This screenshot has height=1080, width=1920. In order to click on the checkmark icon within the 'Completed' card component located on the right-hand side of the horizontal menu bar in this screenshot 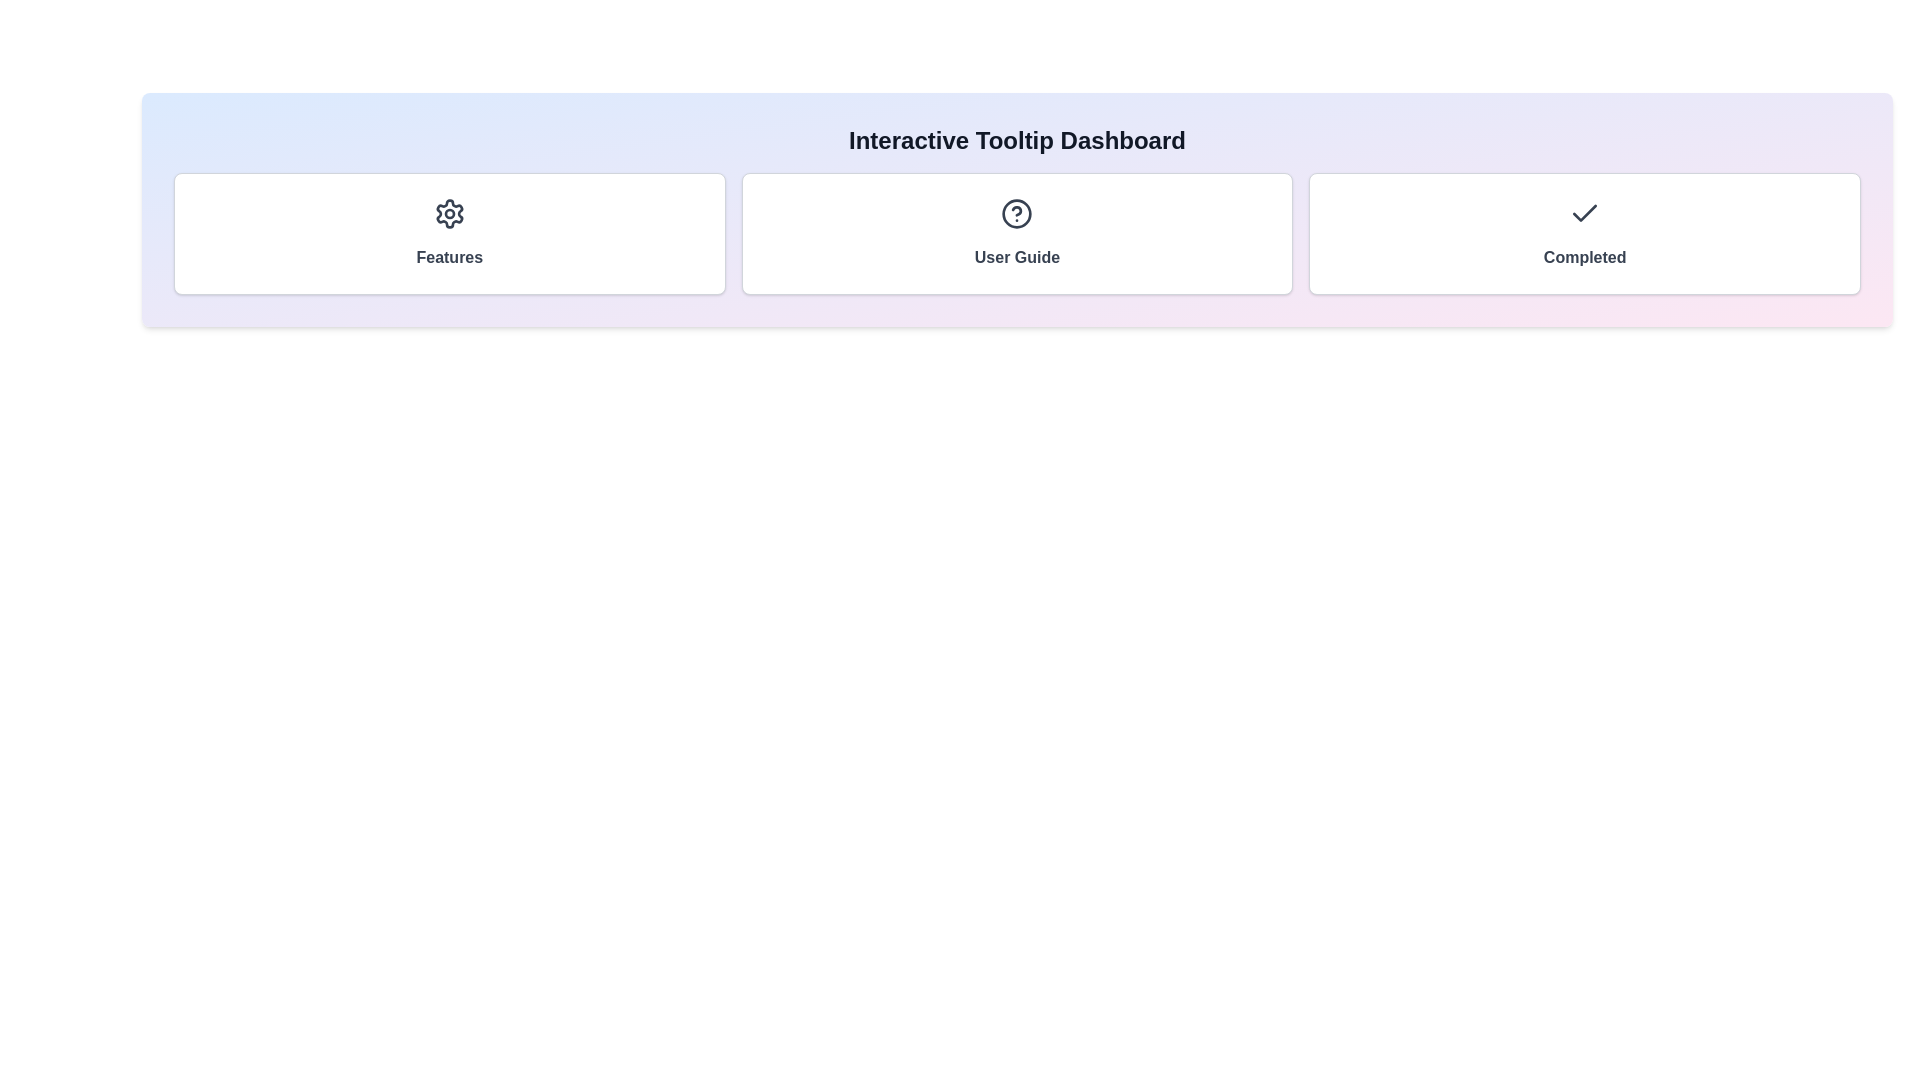, I will do `click(1584, 213)`.